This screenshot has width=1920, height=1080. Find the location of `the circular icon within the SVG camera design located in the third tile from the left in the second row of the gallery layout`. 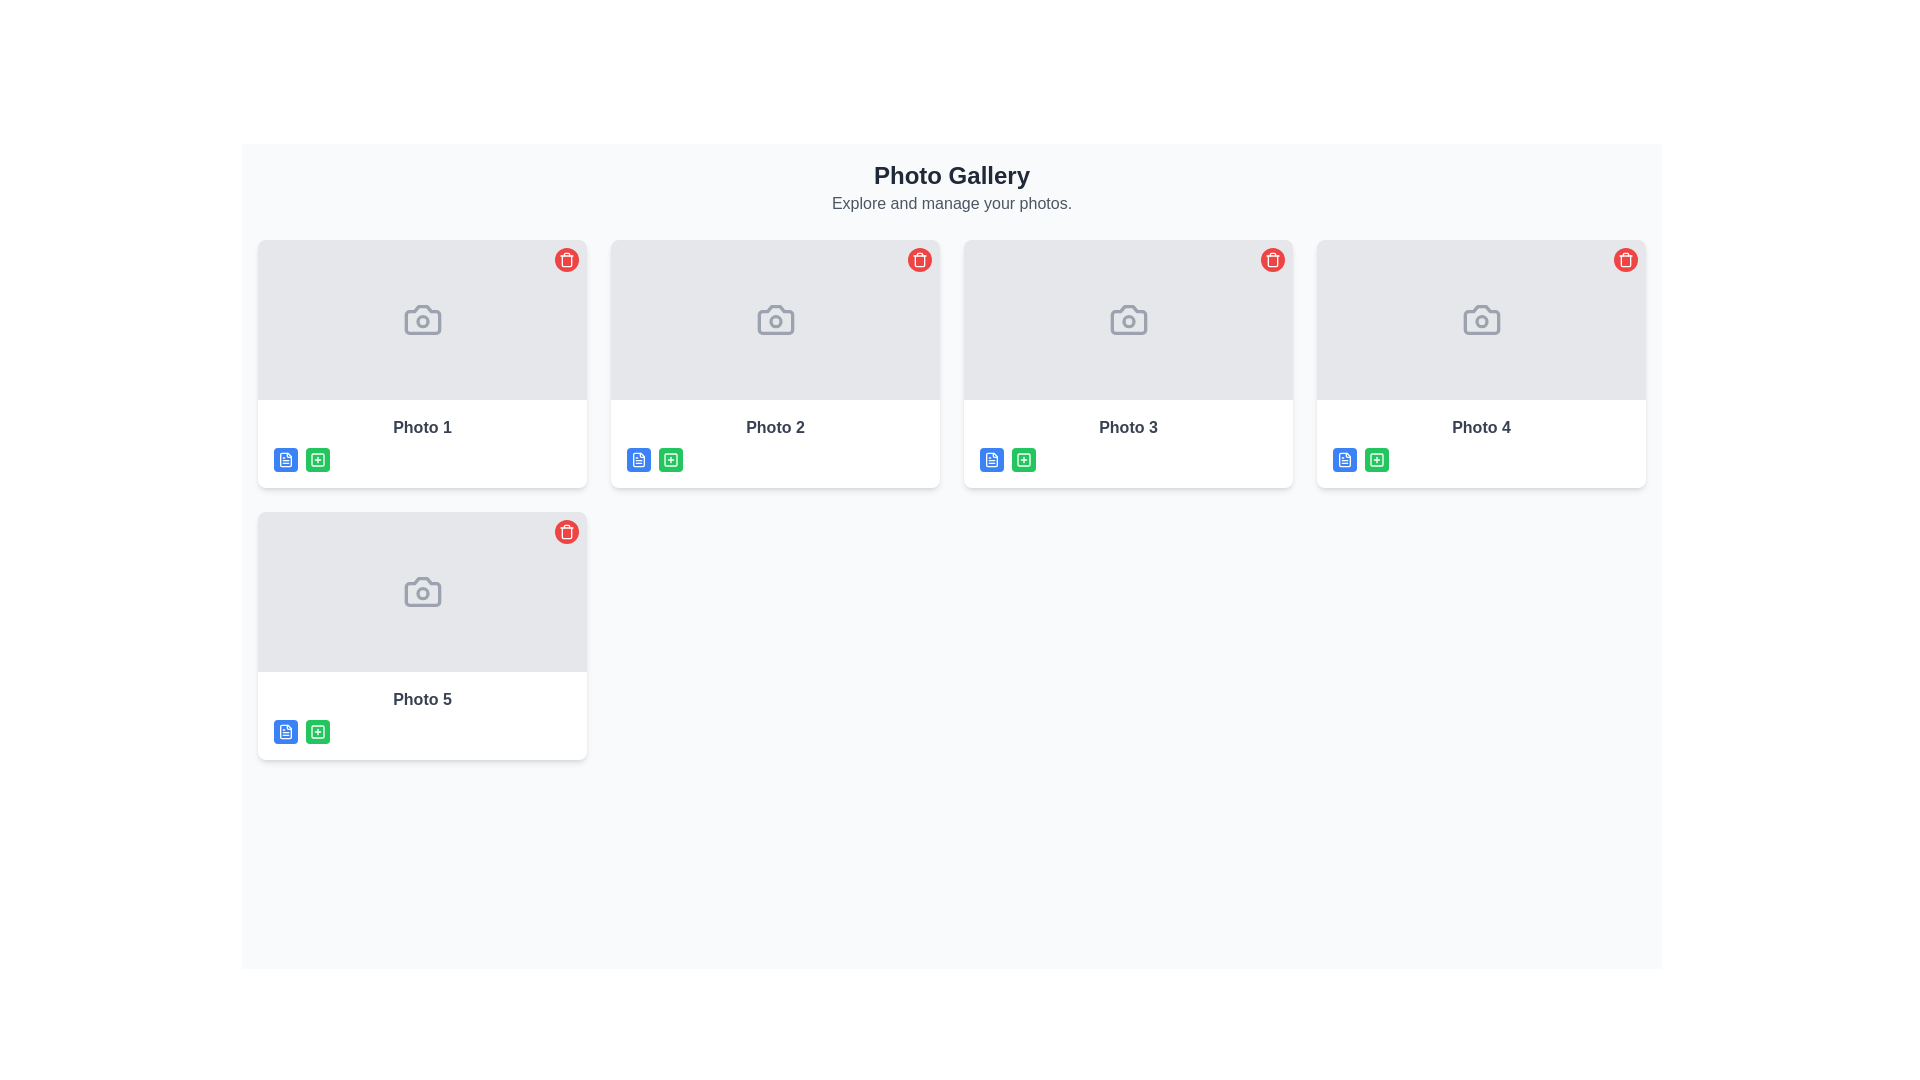

the circular icon within the SVG camera design located in the third tile from the left in the second row of the gallery layout is located at coordinates (1128, 320).